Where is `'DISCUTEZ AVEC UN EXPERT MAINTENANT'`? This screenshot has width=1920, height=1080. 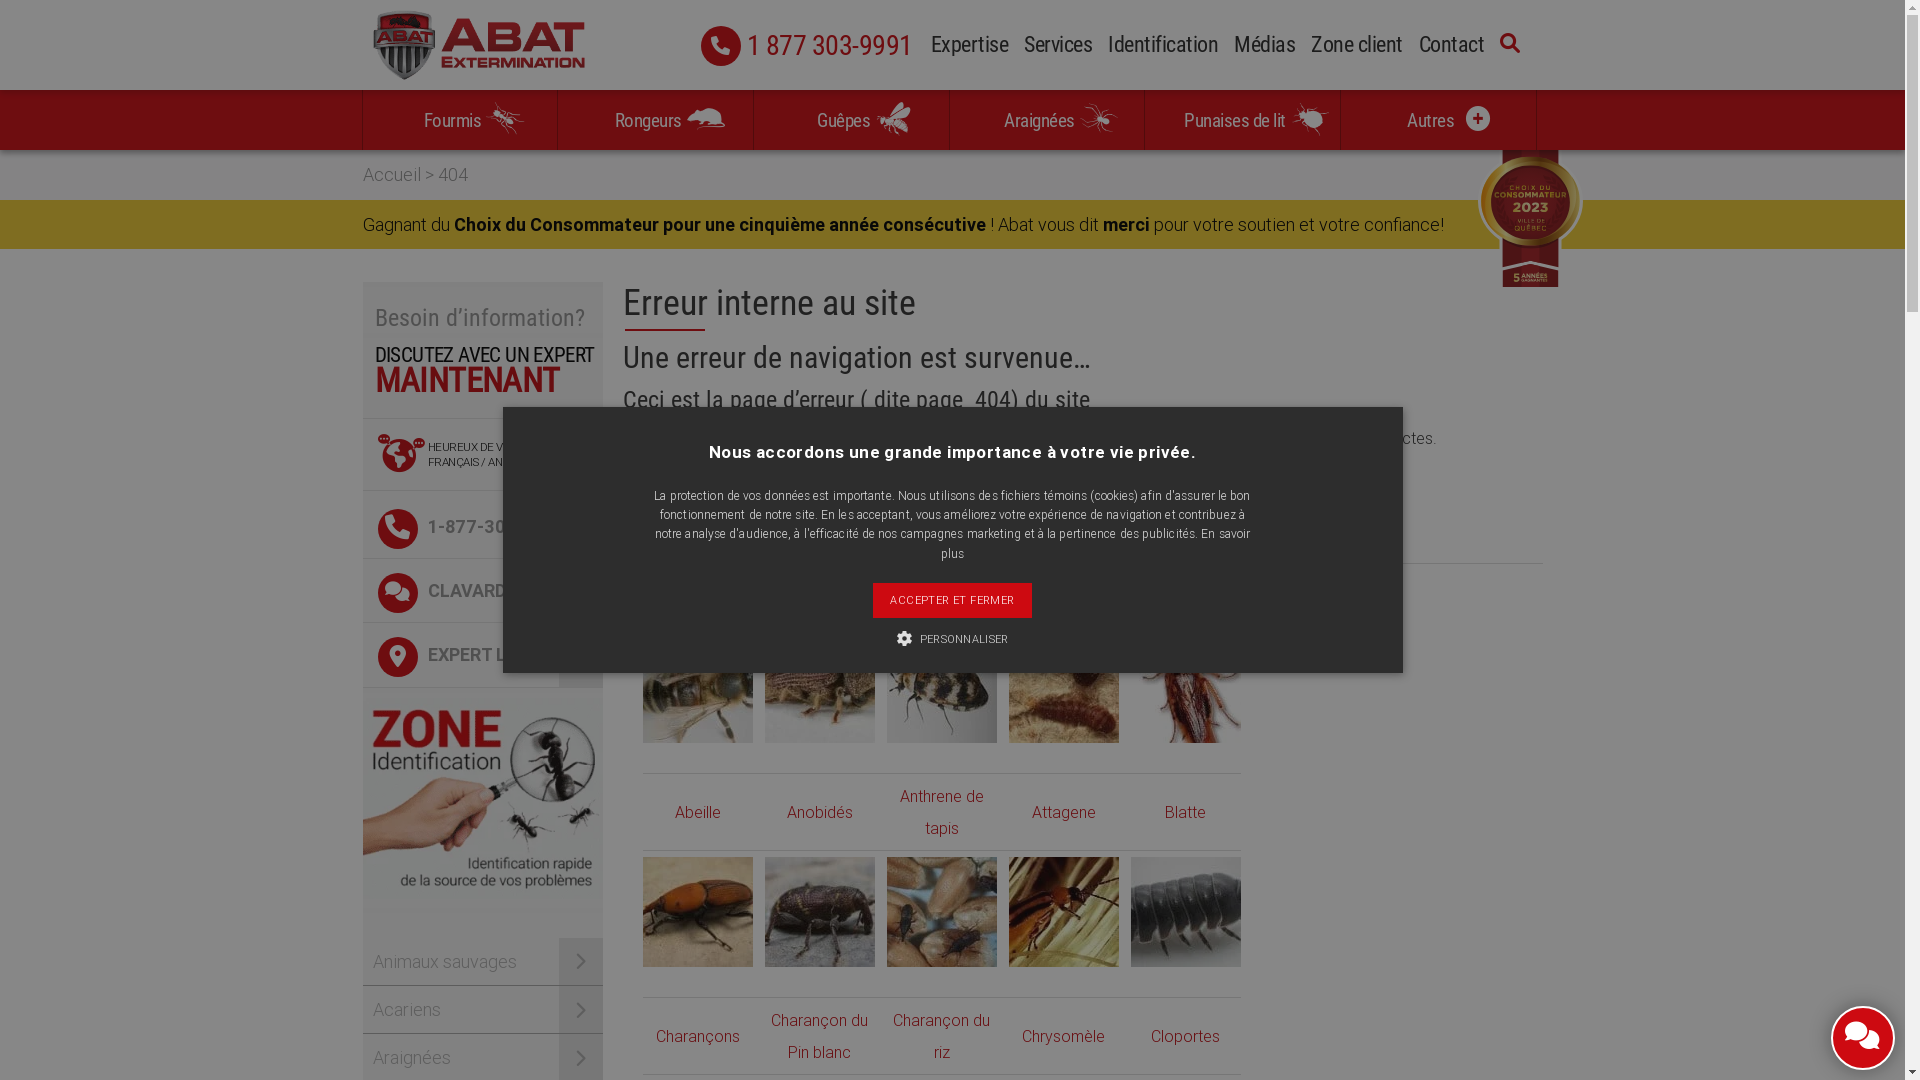
'DISCUTEZ AVEC UN EXPERT MAINTENANT' is located at coordinates (481, 381).